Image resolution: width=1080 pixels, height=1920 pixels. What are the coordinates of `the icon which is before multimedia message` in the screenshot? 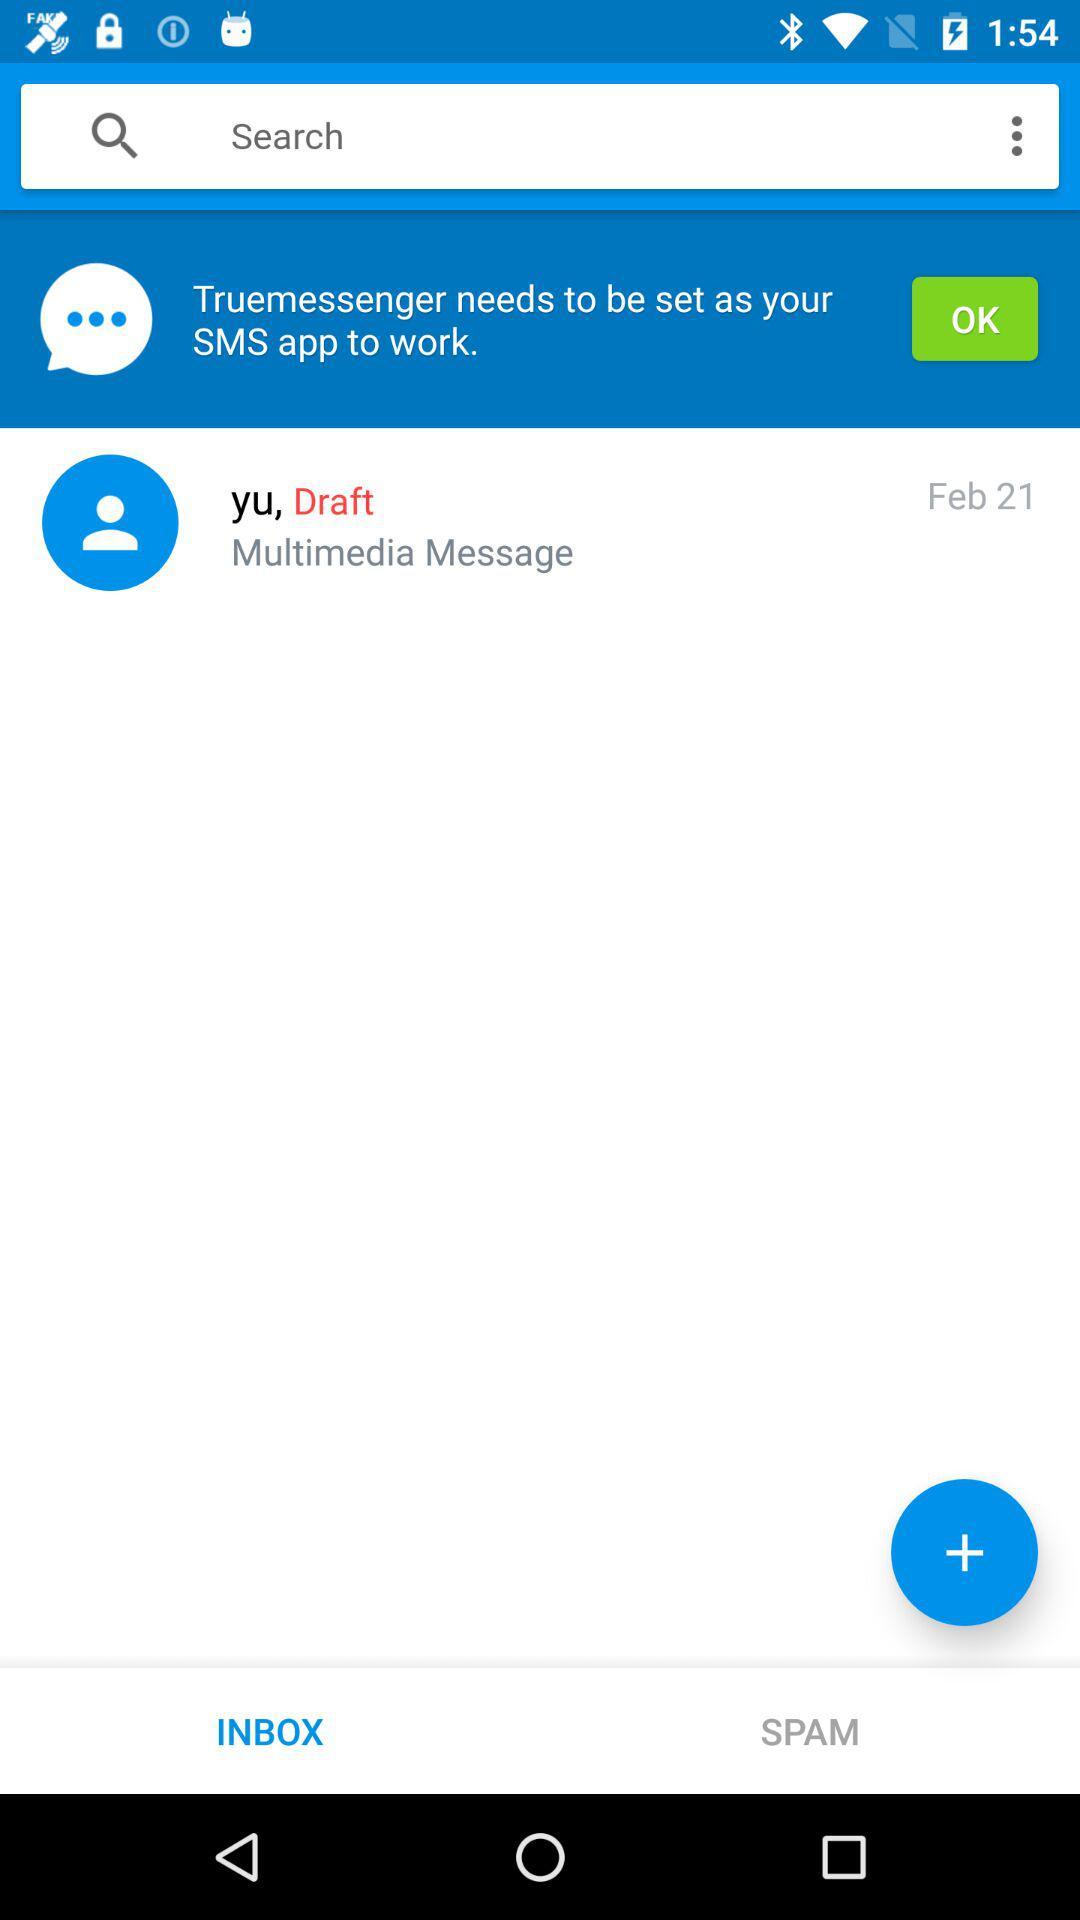 It's located at (110, 523).